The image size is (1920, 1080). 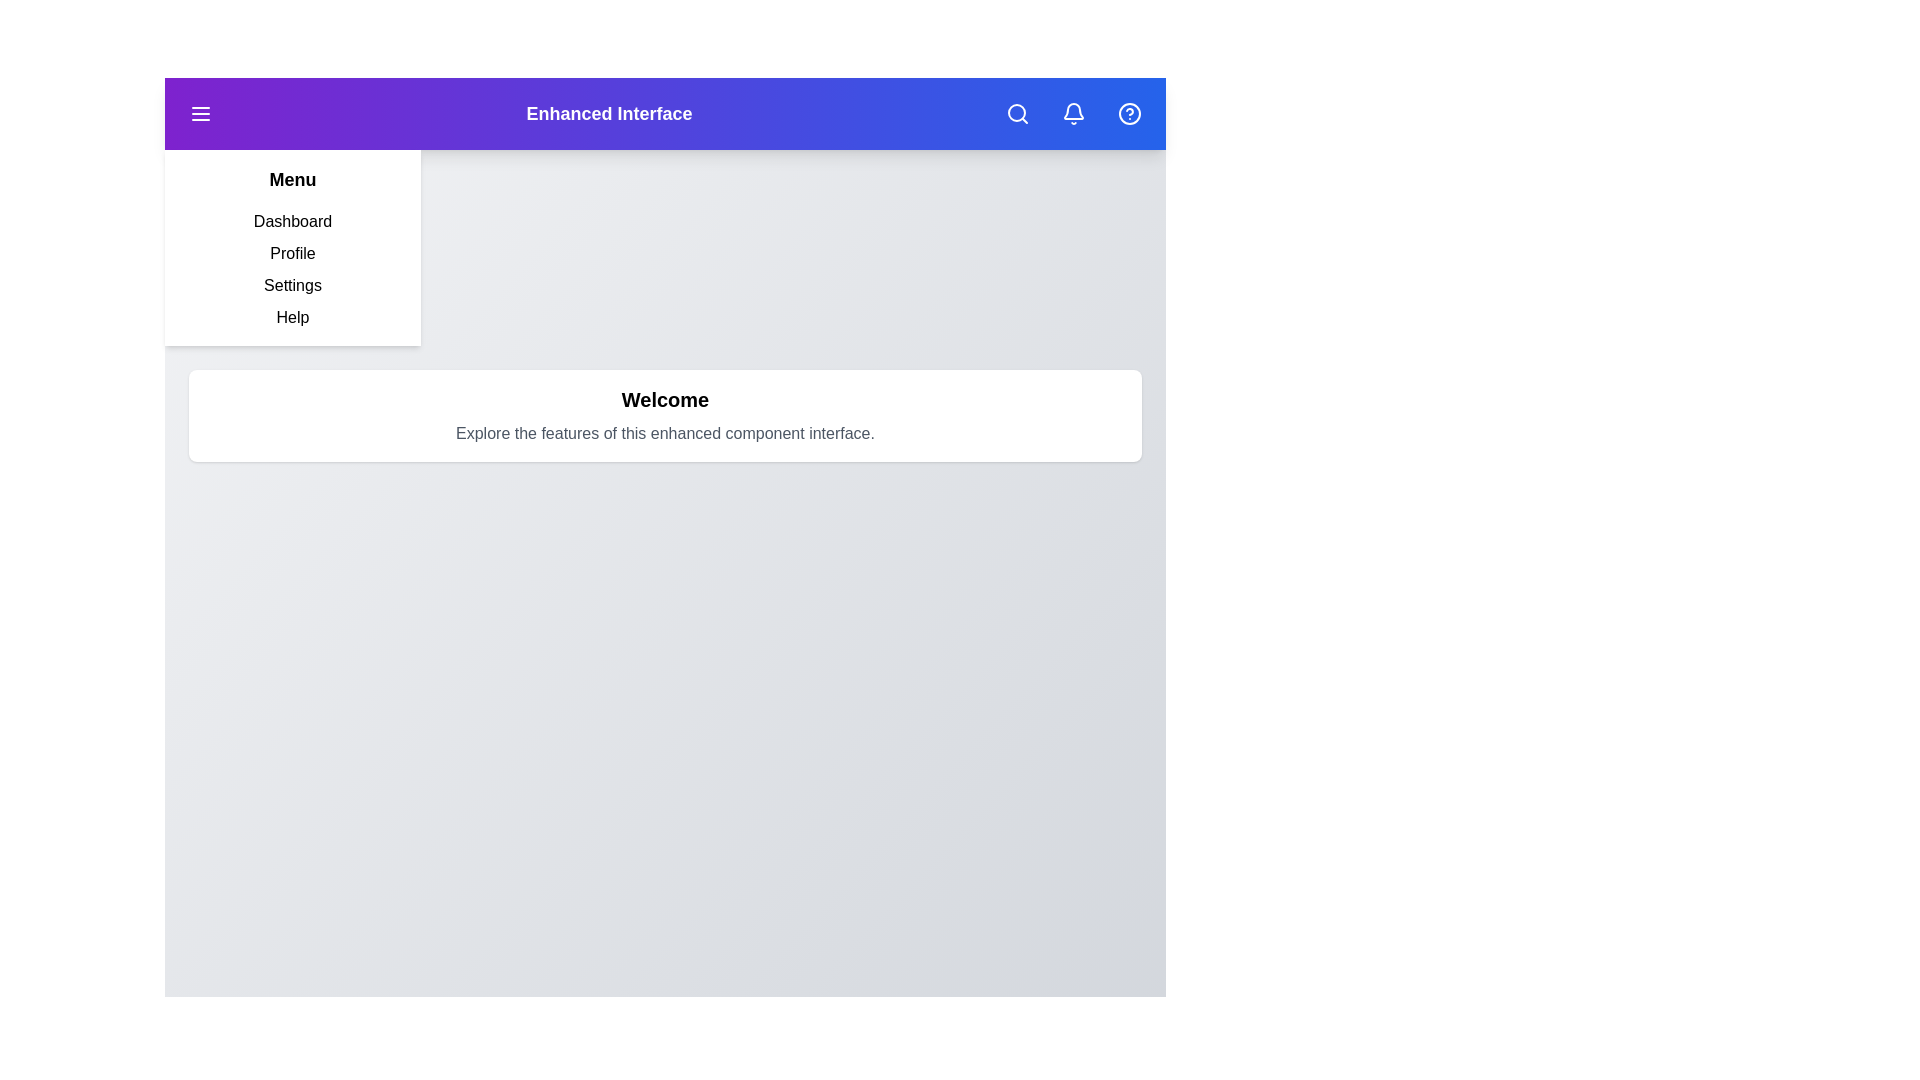 I want to click on the description text below 'Welcome', so click(x=665, y=433).